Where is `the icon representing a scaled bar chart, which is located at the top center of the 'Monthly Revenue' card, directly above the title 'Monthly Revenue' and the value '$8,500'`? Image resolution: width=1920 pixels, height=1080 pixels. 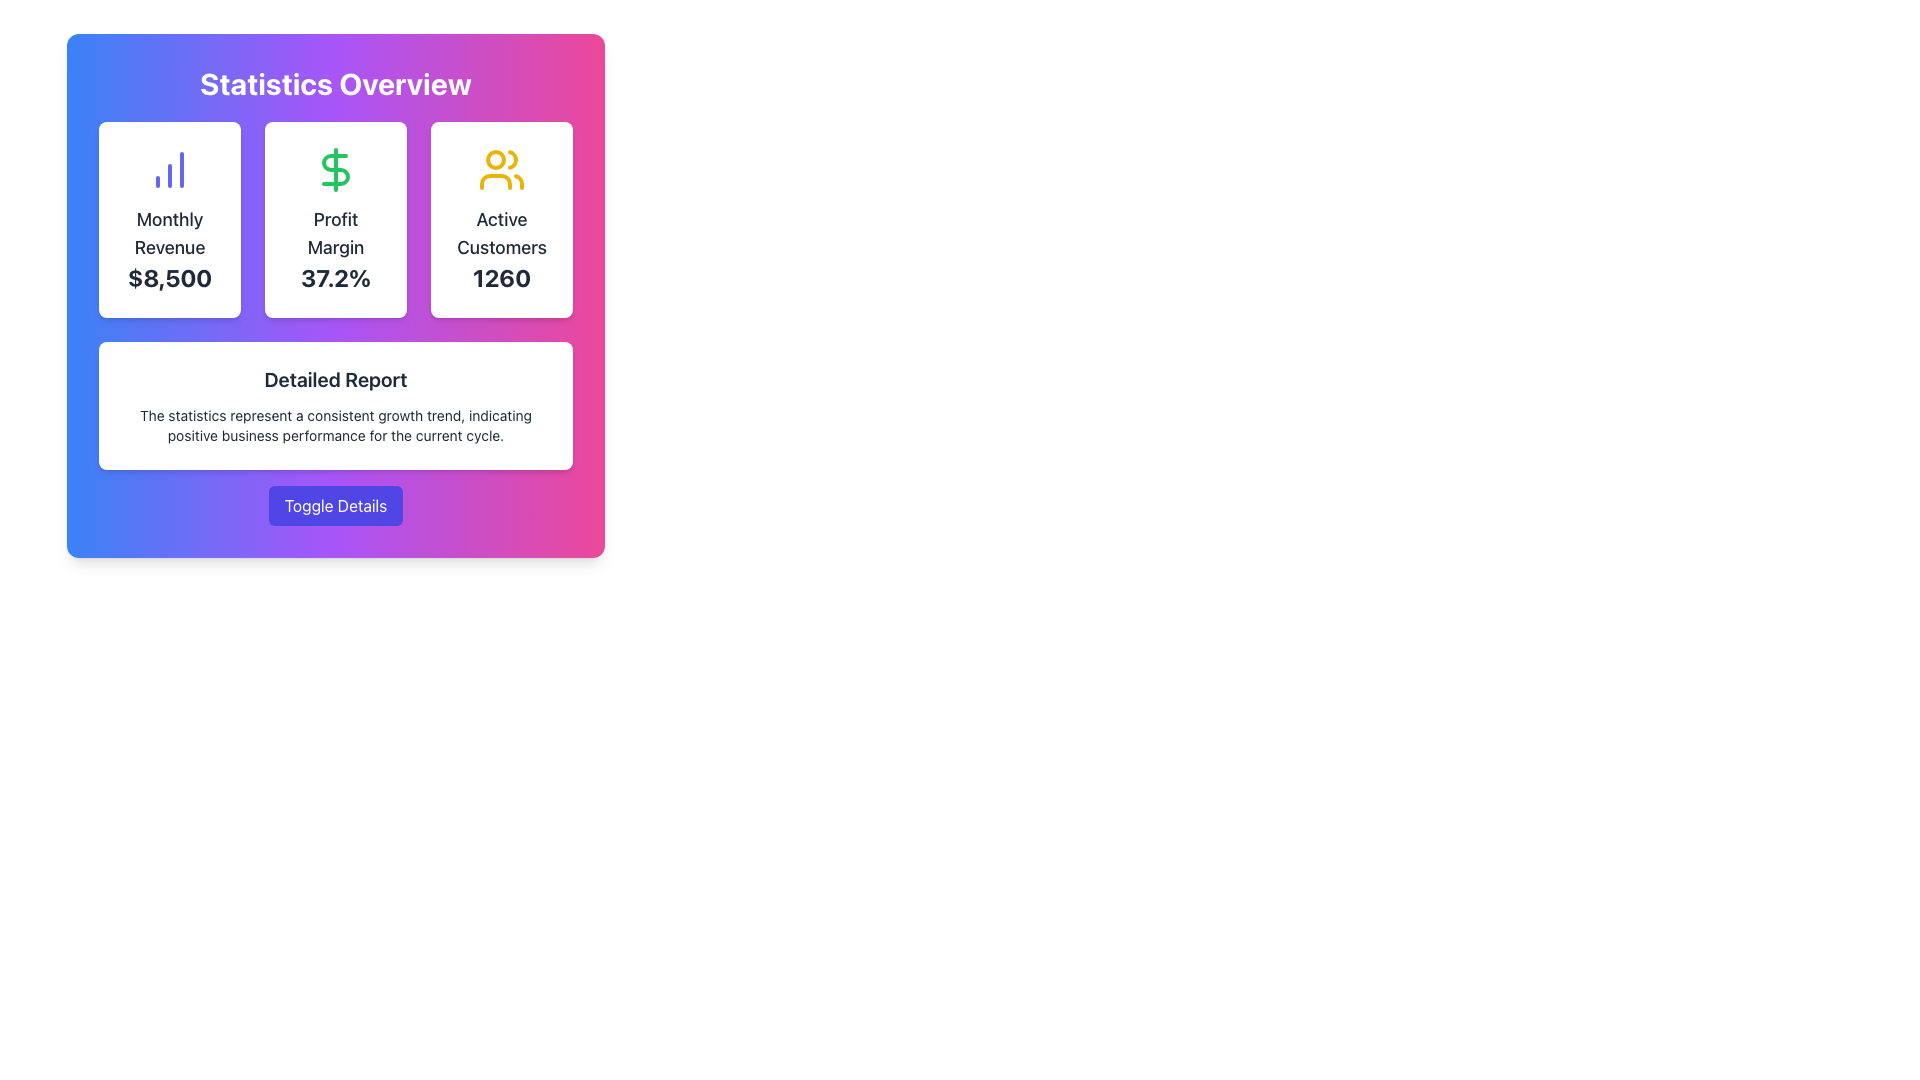
the icon representing a scaled bar chart, which is located at the top center of the 'Monthly Revenue' card, directly above the title 'Monthly Revenue' and the value '$8,500' is located at coordinates (169, 168).